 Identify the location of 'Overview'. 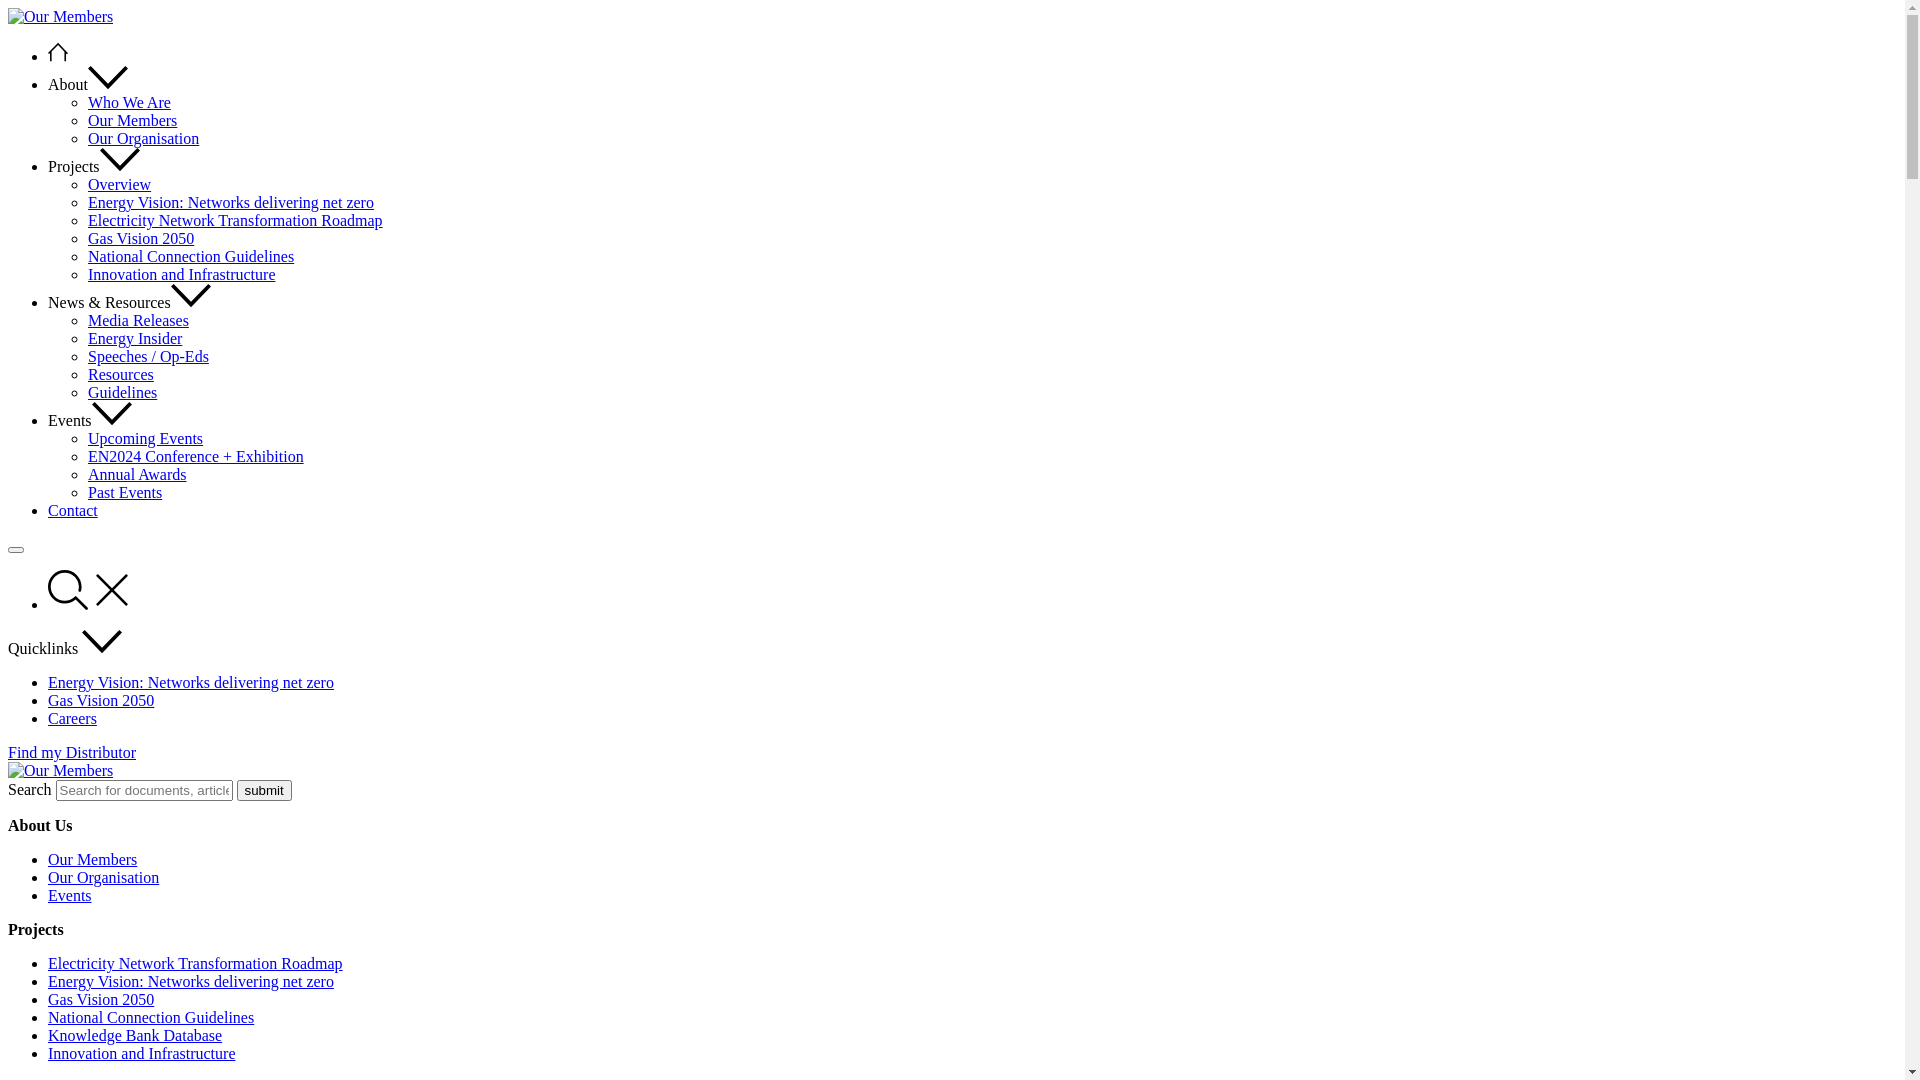
(118, 184).